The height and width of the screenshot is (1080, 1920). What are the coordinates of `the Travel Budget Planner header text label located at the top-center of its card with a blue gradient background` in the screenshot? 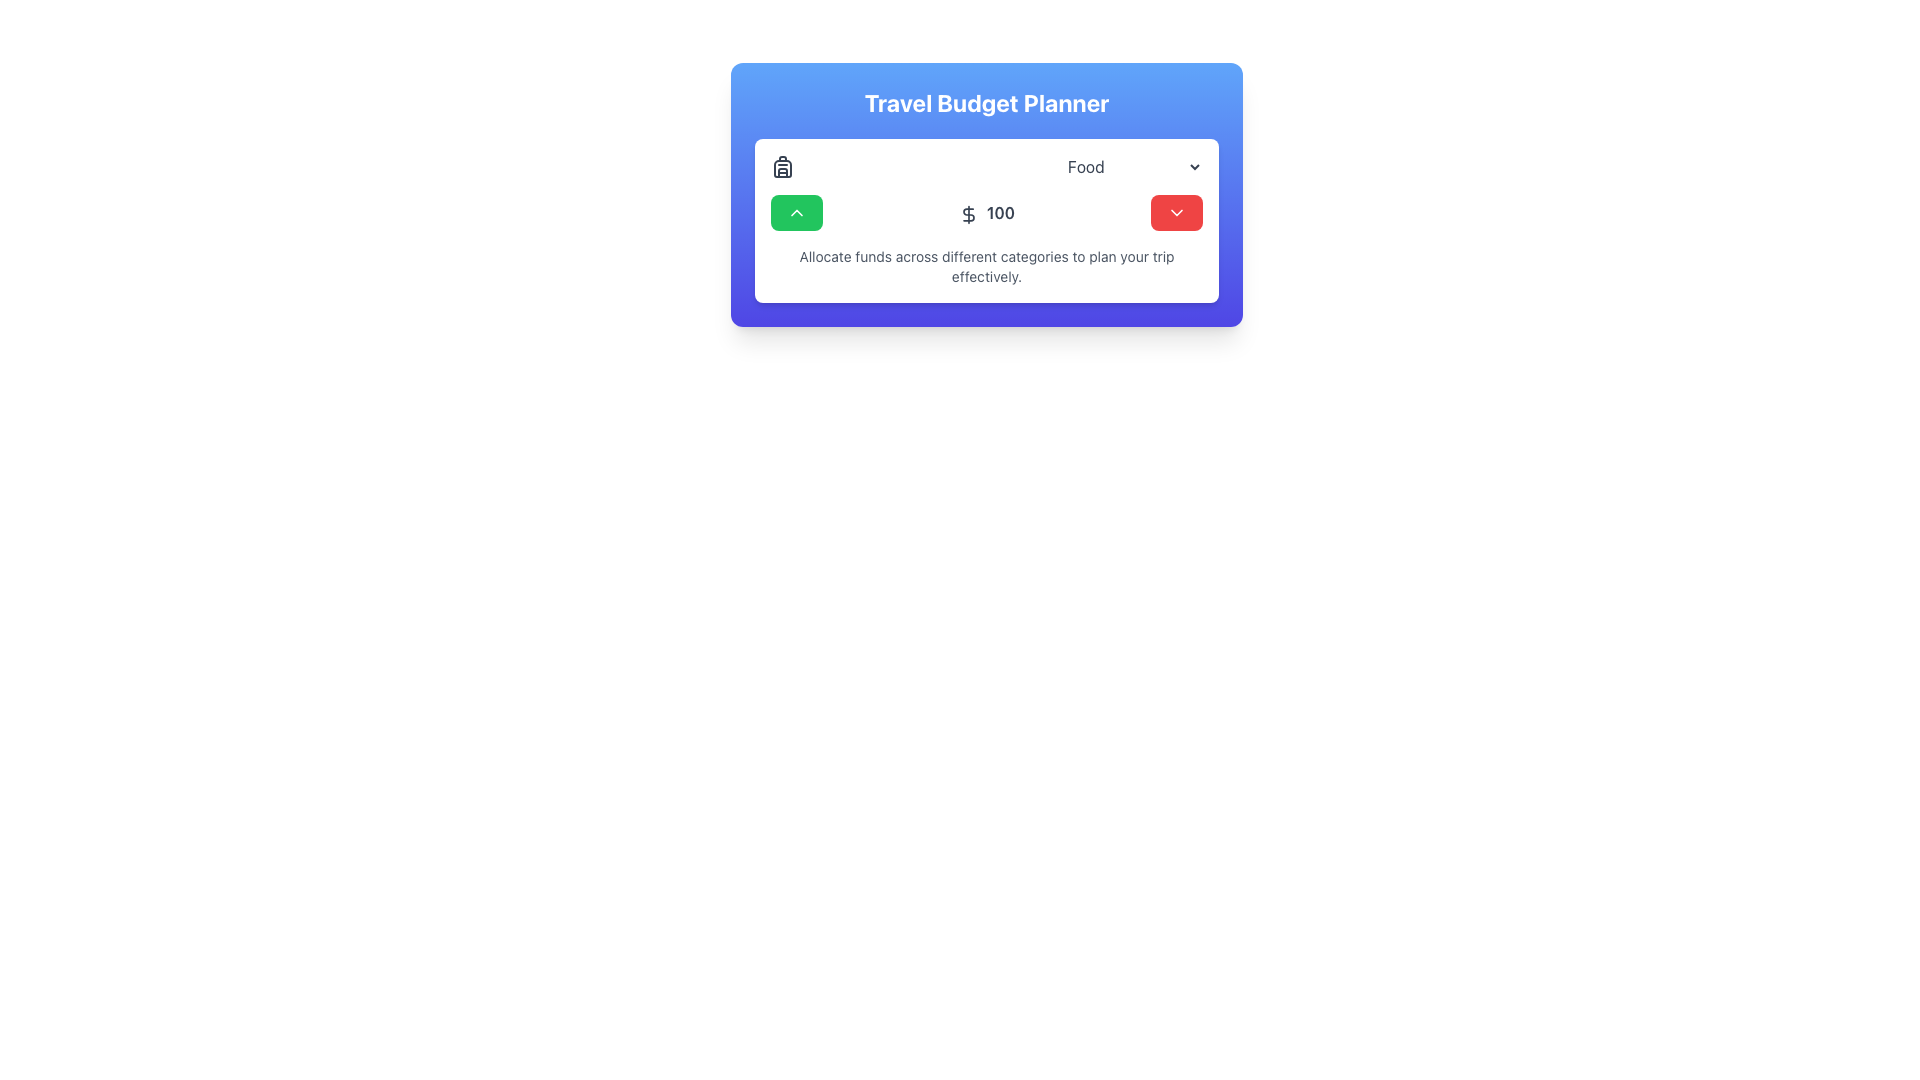 It's located at (987, 103).